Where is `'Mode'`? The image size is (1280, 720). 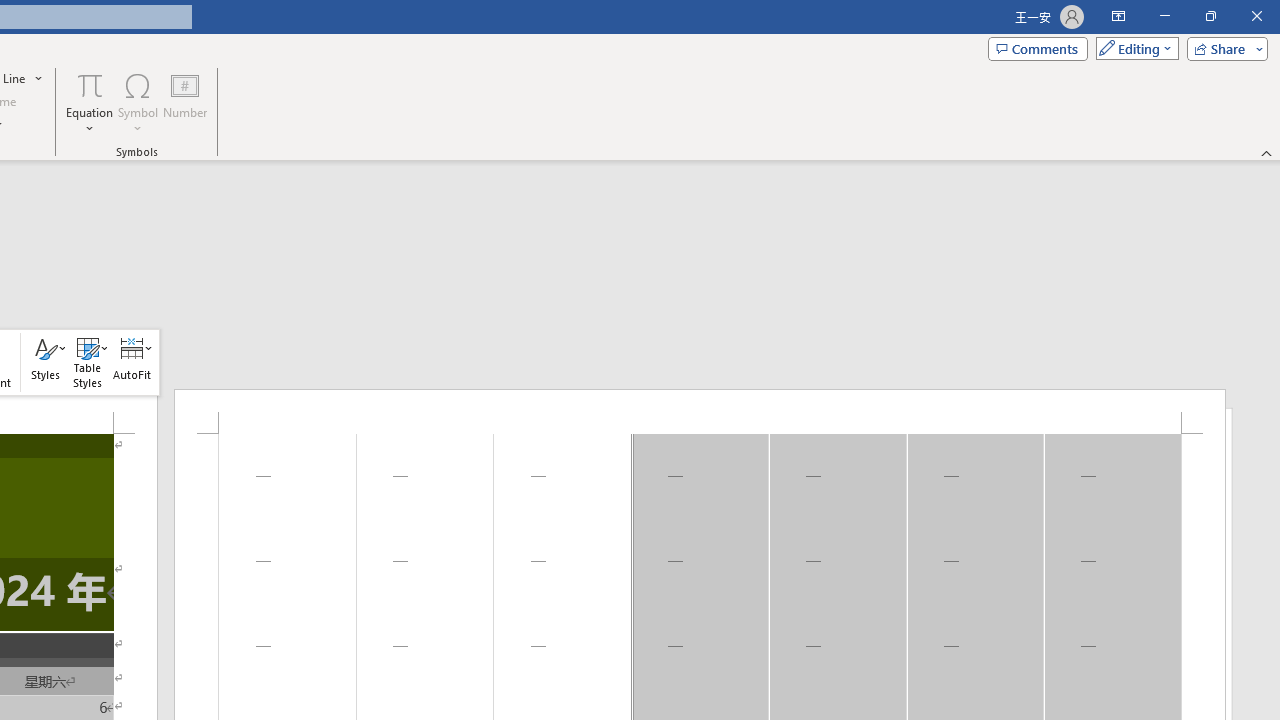
'Mode' is located at coordinates (1133, 47).